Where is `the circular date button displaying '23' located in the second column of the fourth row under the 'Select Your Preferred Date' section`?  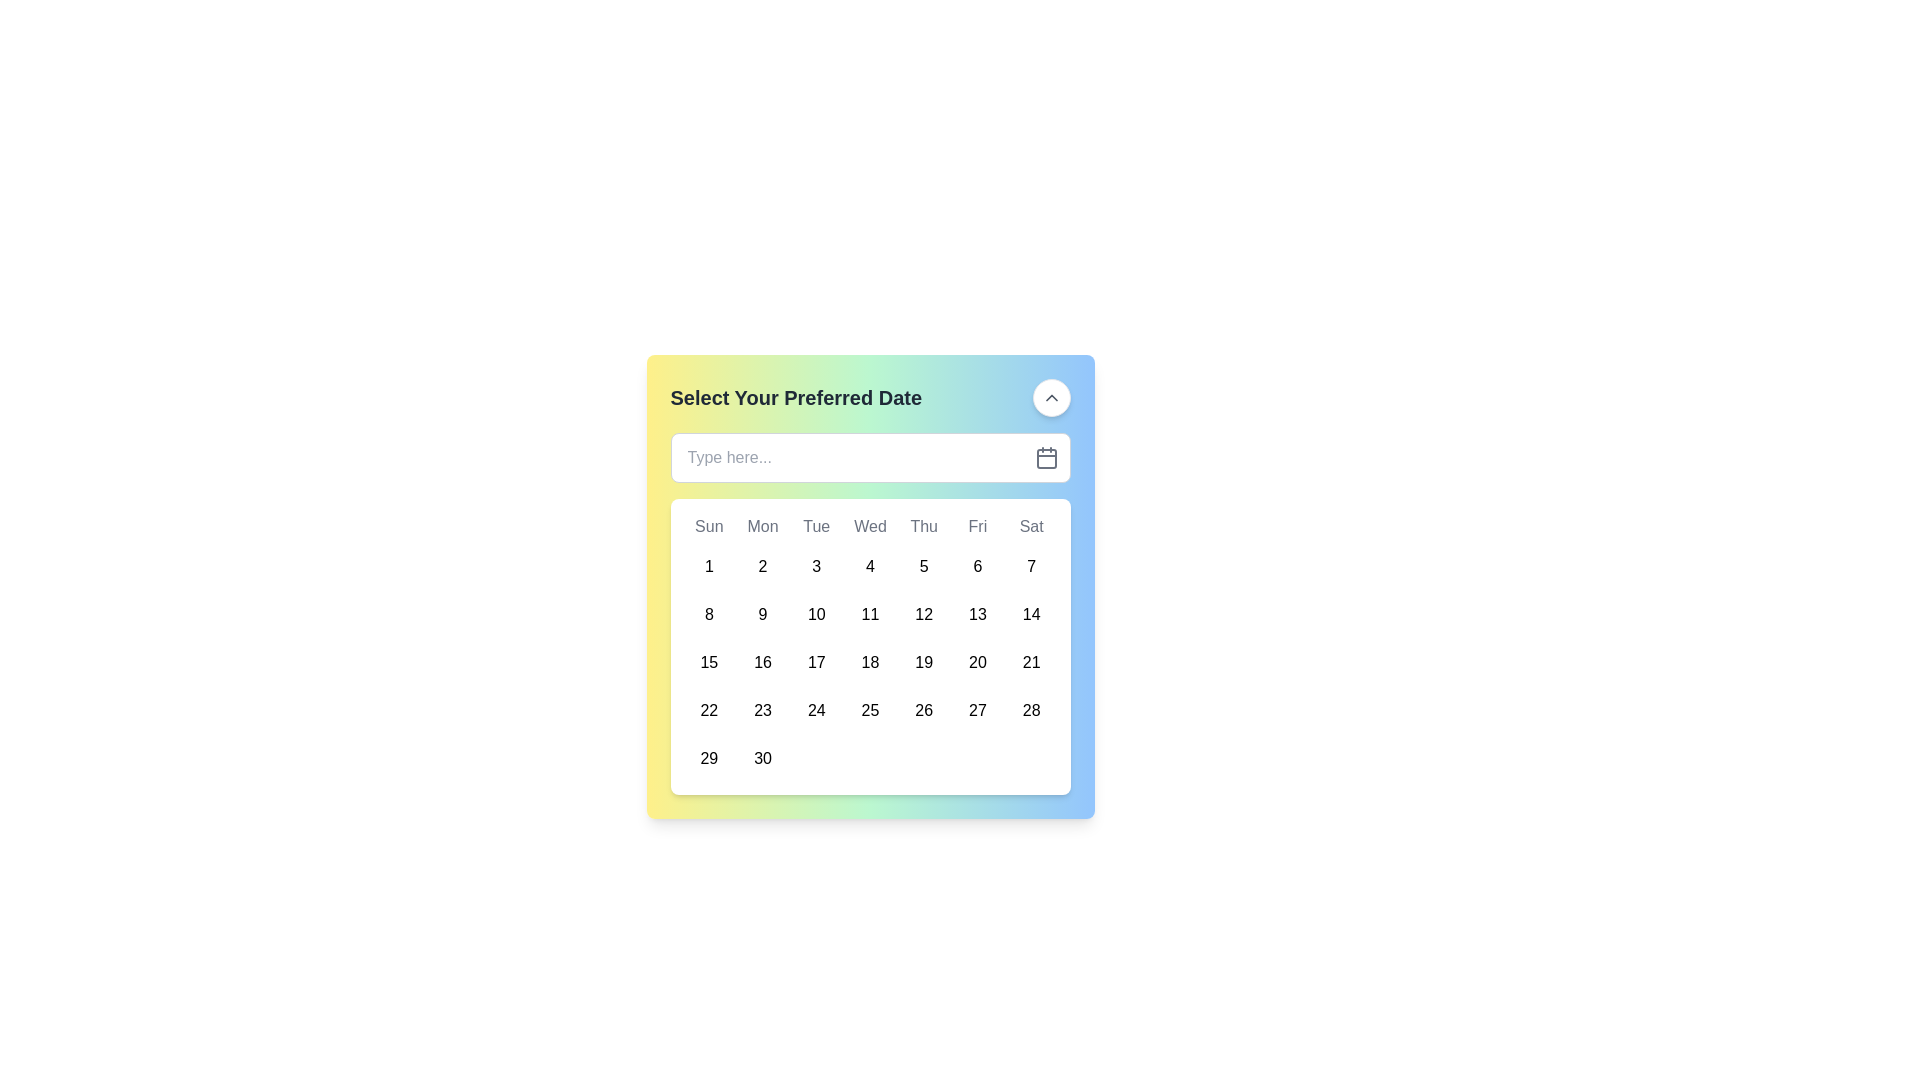 the circular date button displaying '23' located in the second column of the fourth row under the 'Select Your Preferred Date' section is located at coordinates (762, 709).